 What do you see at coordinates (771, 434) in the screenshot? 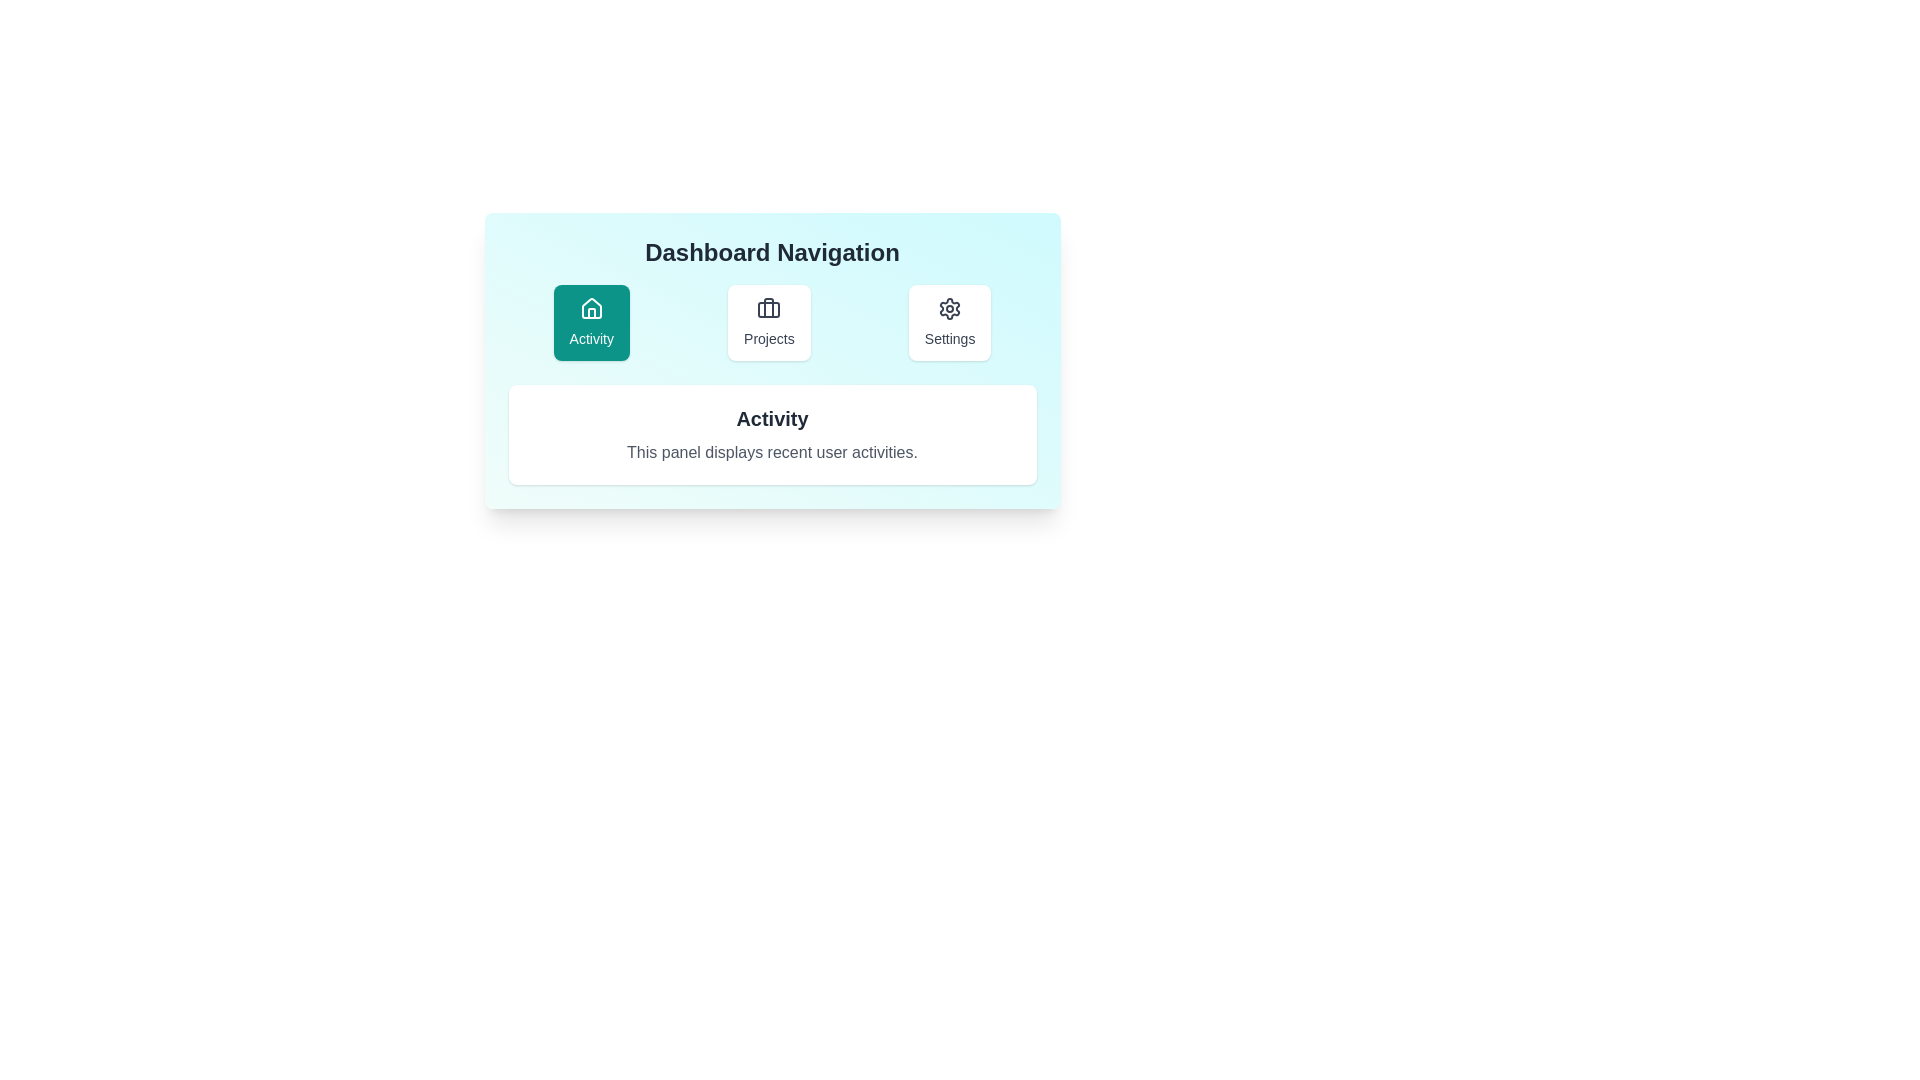
I see `the informational panel displaying a white background with rounded corners, featuring a bold 'Activity' heading and a smaller line of text about recent user activities` at bounding box center [771, 434].